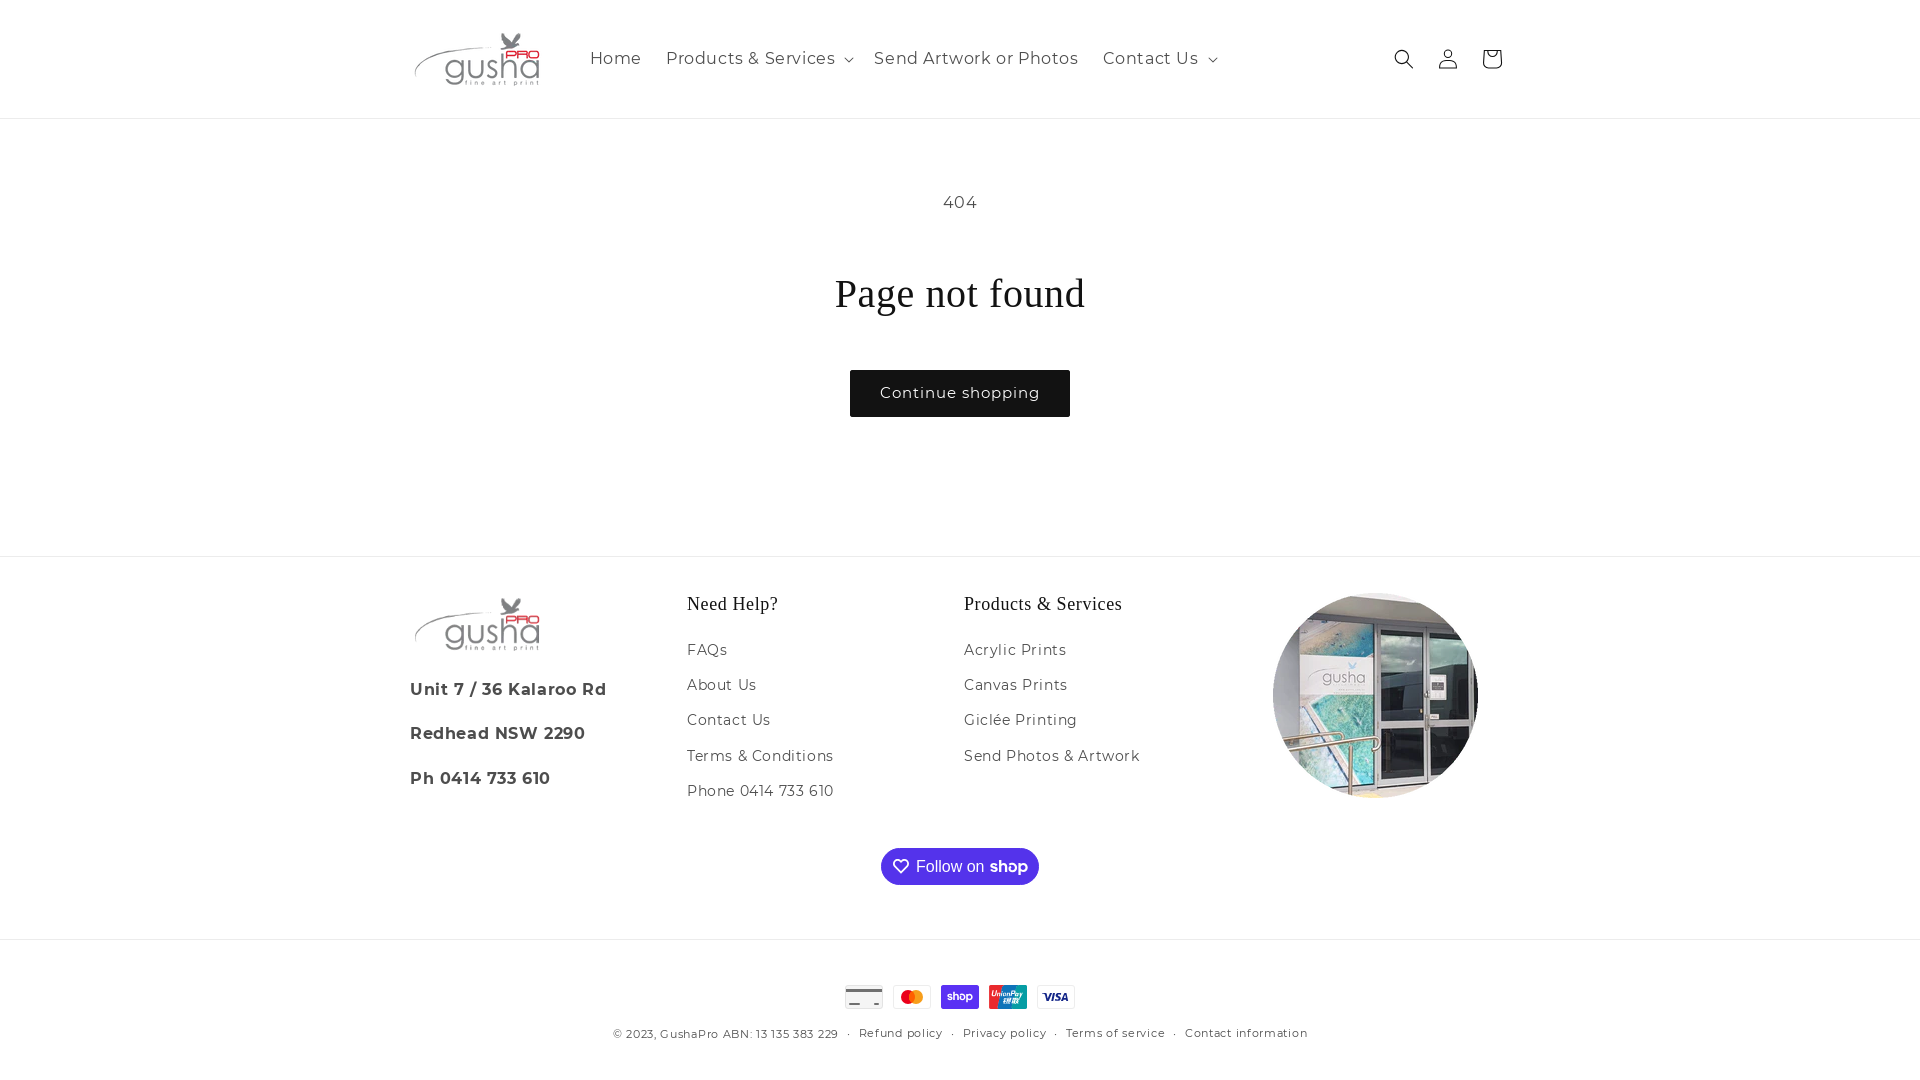 The image size is (1920, 1080). Describe the element at coordinates (1114, 1033) in the screenshot. I see `'Terms of service'` at that location.